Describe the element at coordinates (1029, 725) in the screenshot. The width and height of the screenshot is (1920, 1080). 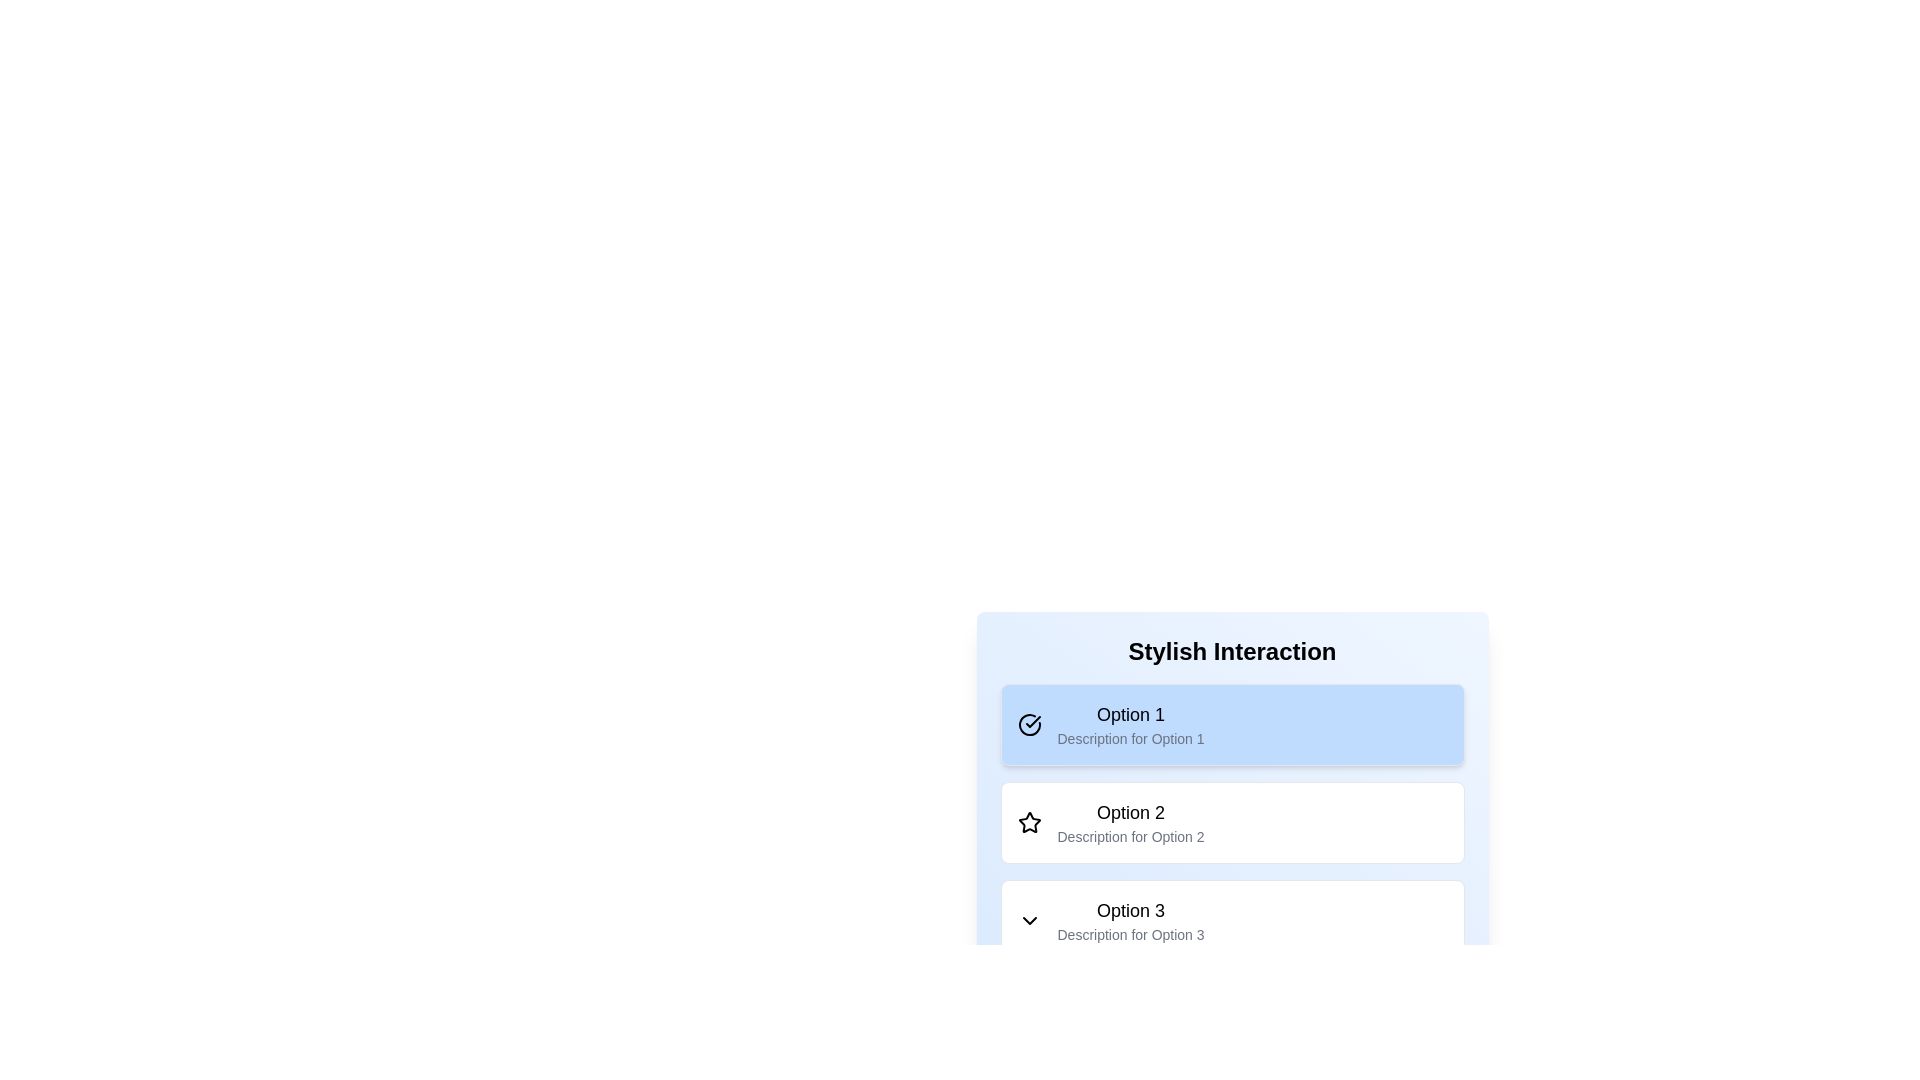
I see `the icon associated with Option 1 to toggle its selection` at that location.